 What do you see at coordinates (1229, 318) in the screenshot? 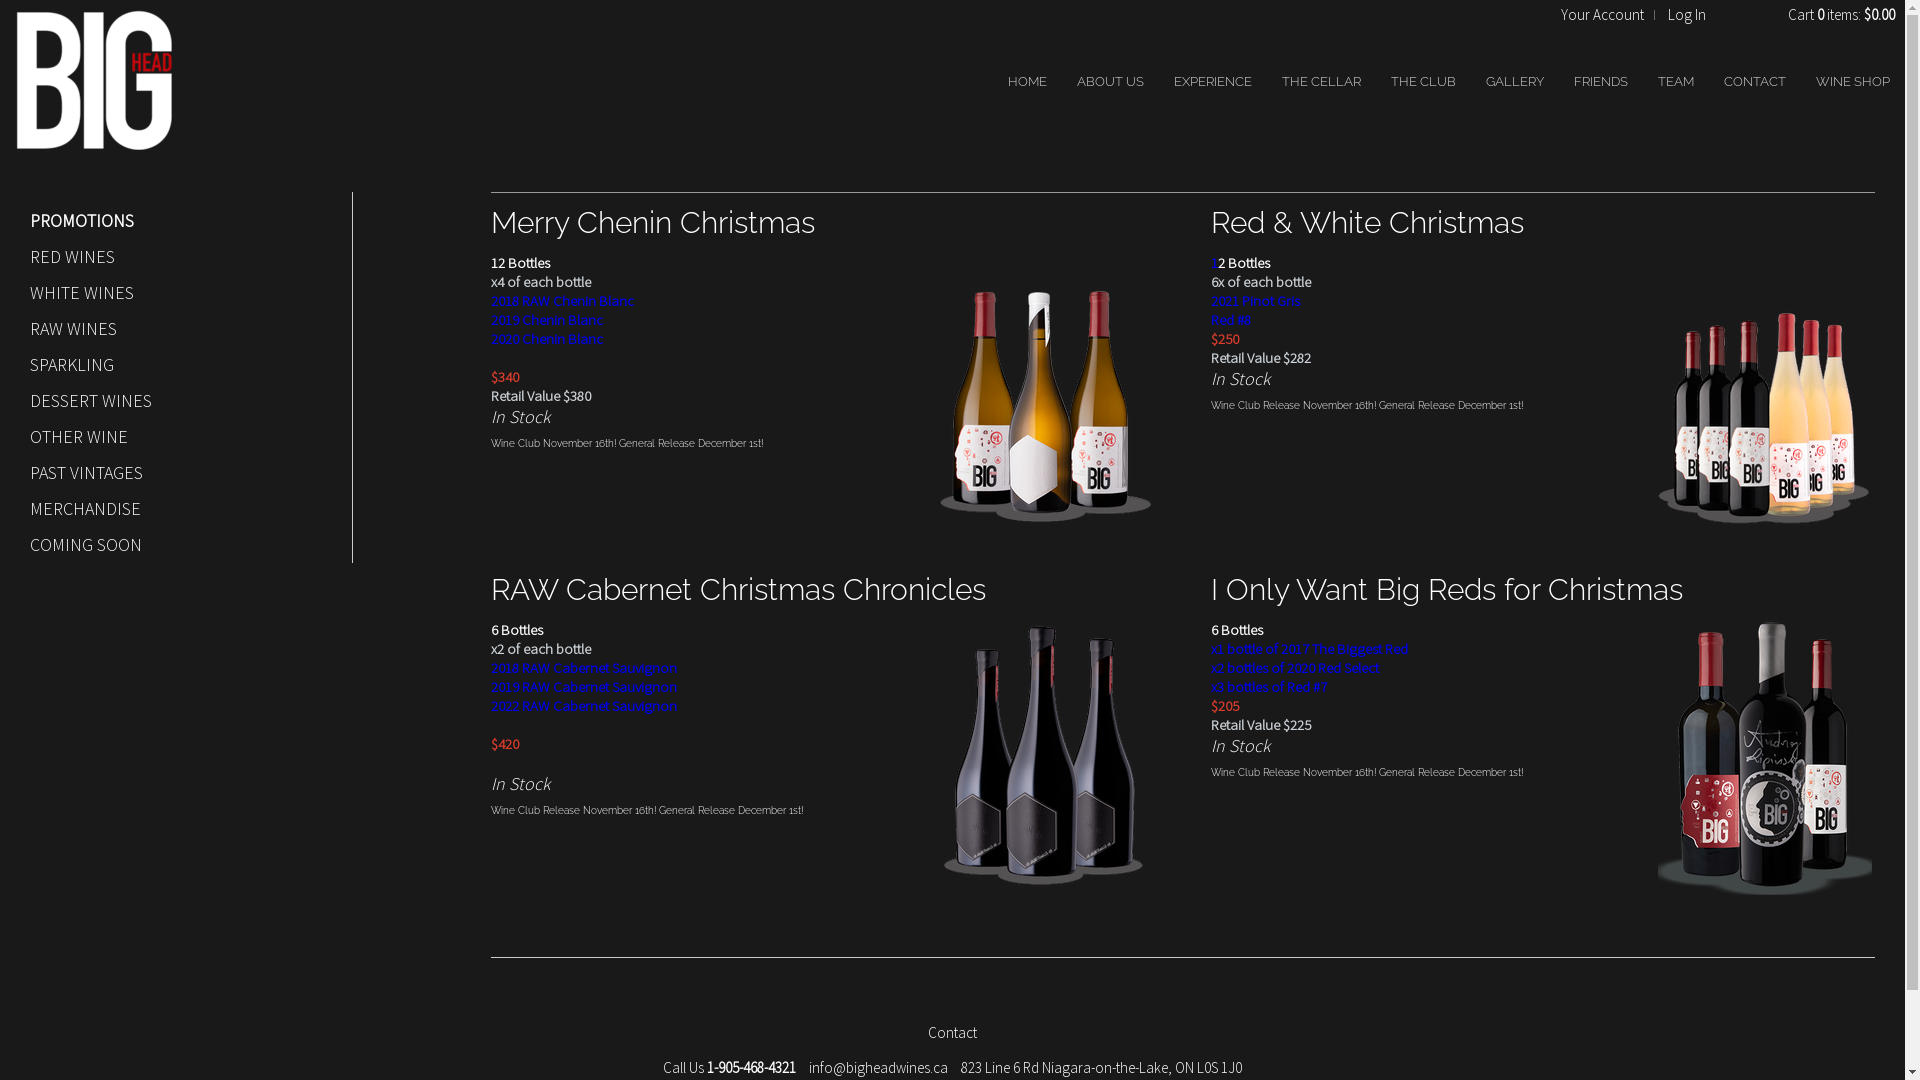
I see `'Red #8'` at bounding box center [1229, 318].